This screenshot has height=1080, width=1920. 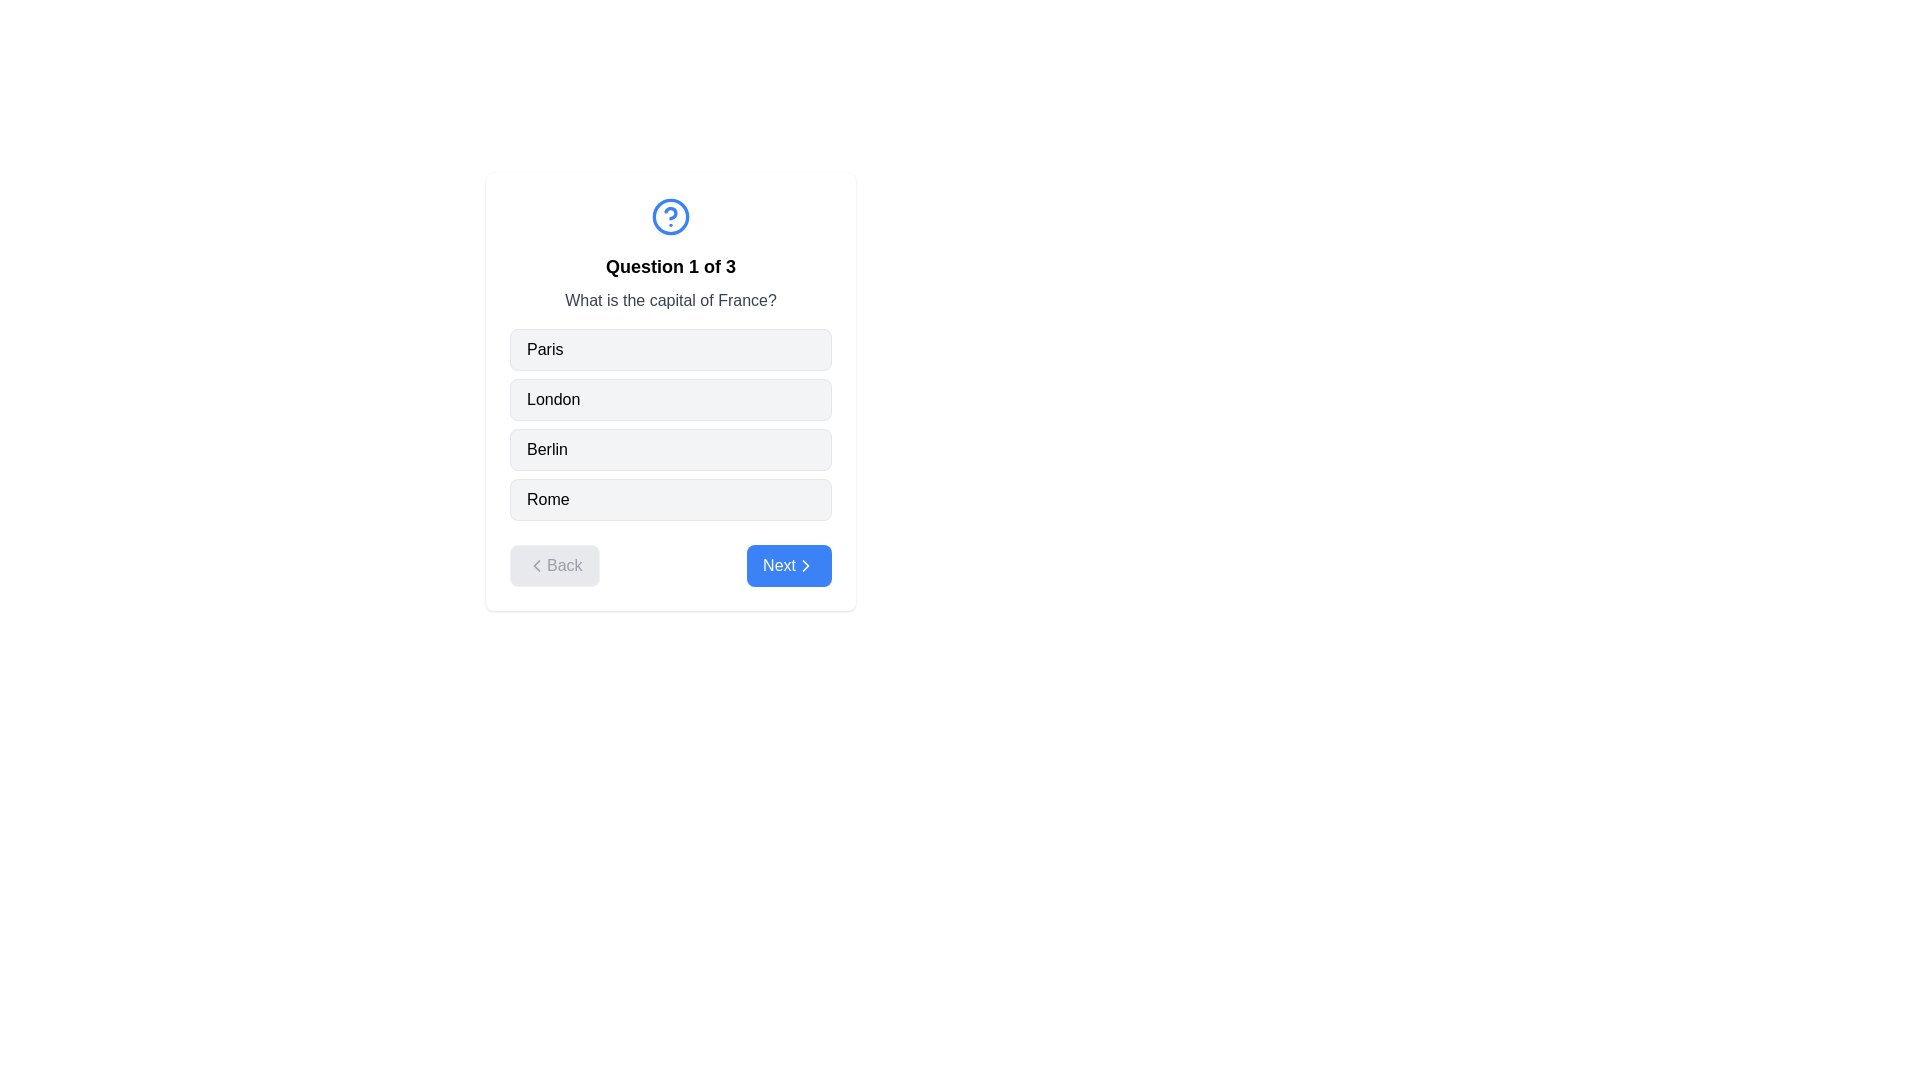 I want to click on the center-aligned text within the third rectangular button below the quiz question, so click(x=547, y=450).